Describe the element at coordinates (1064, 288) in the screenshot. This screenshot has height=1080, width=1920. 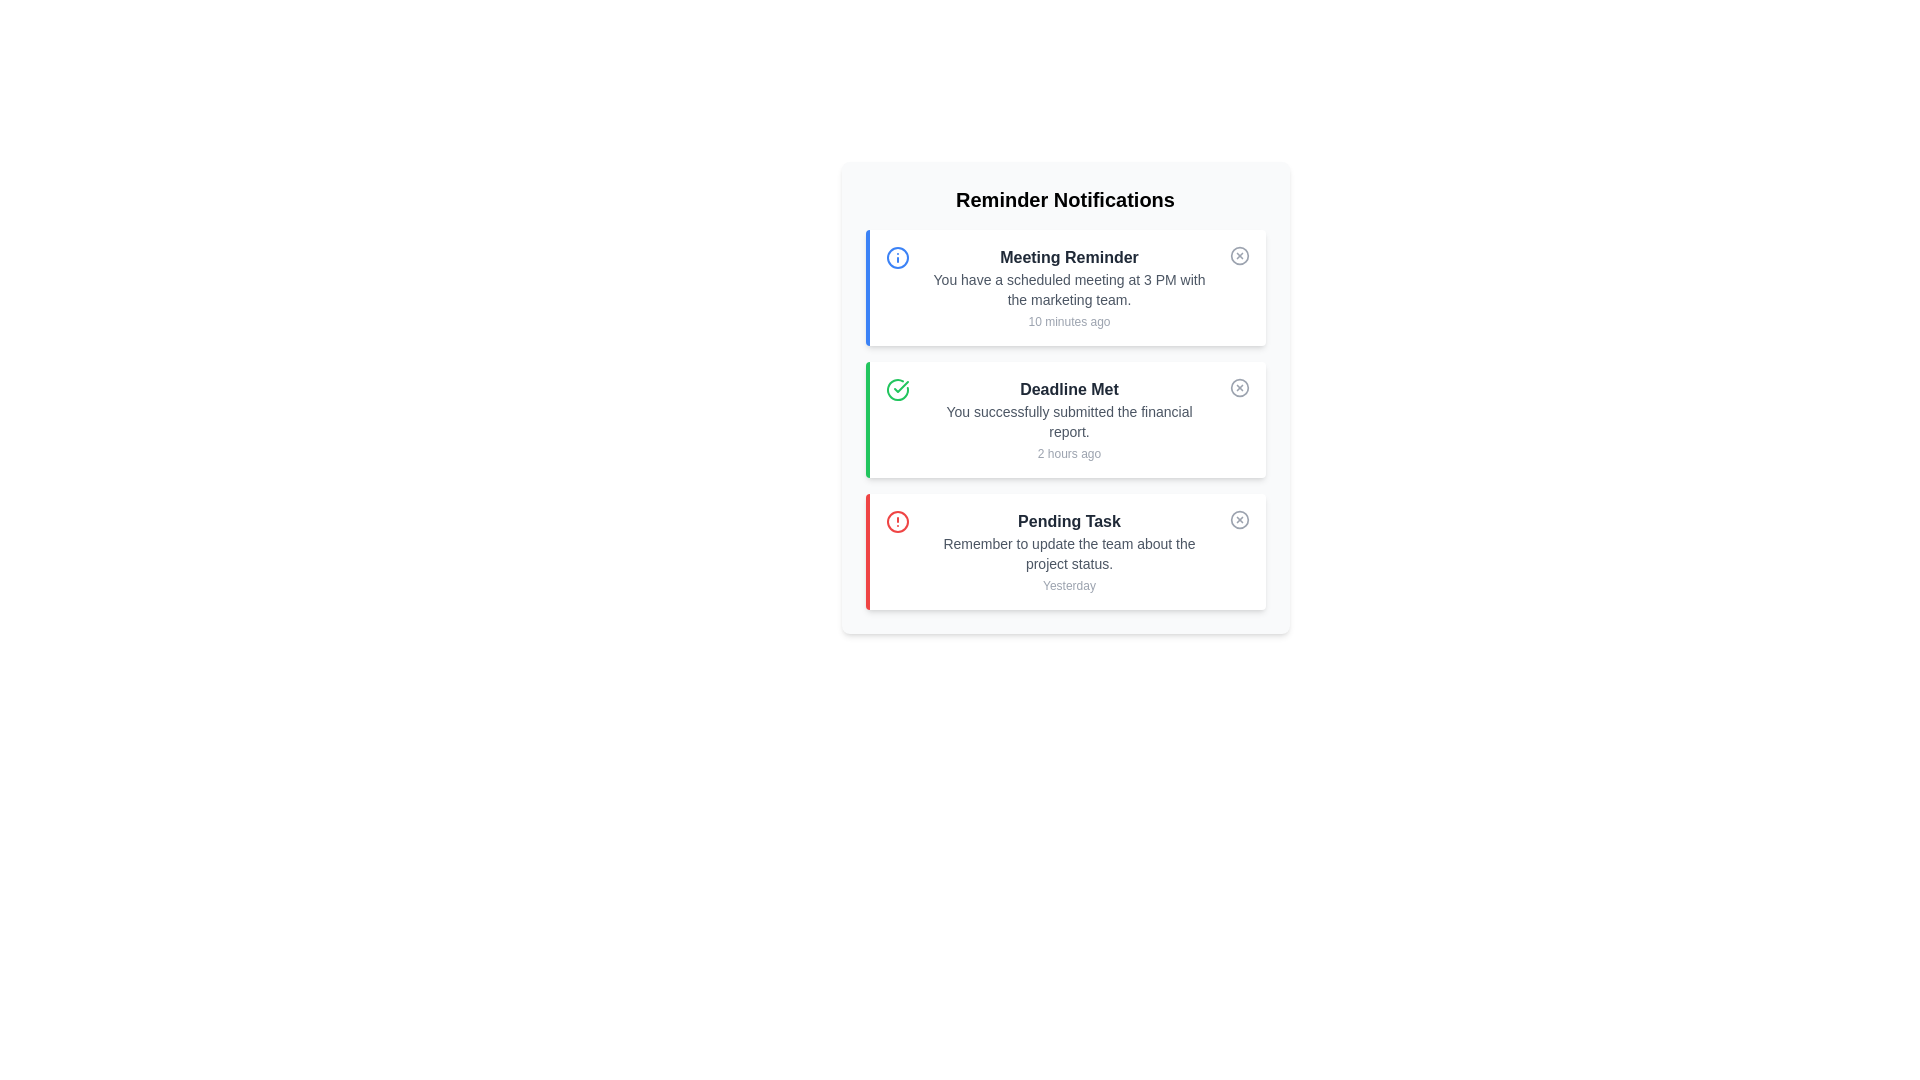
I see `the notification displayed in the first position of the 'Reminder Notifications' list, which provides details about a scheduled meeting` at that location.